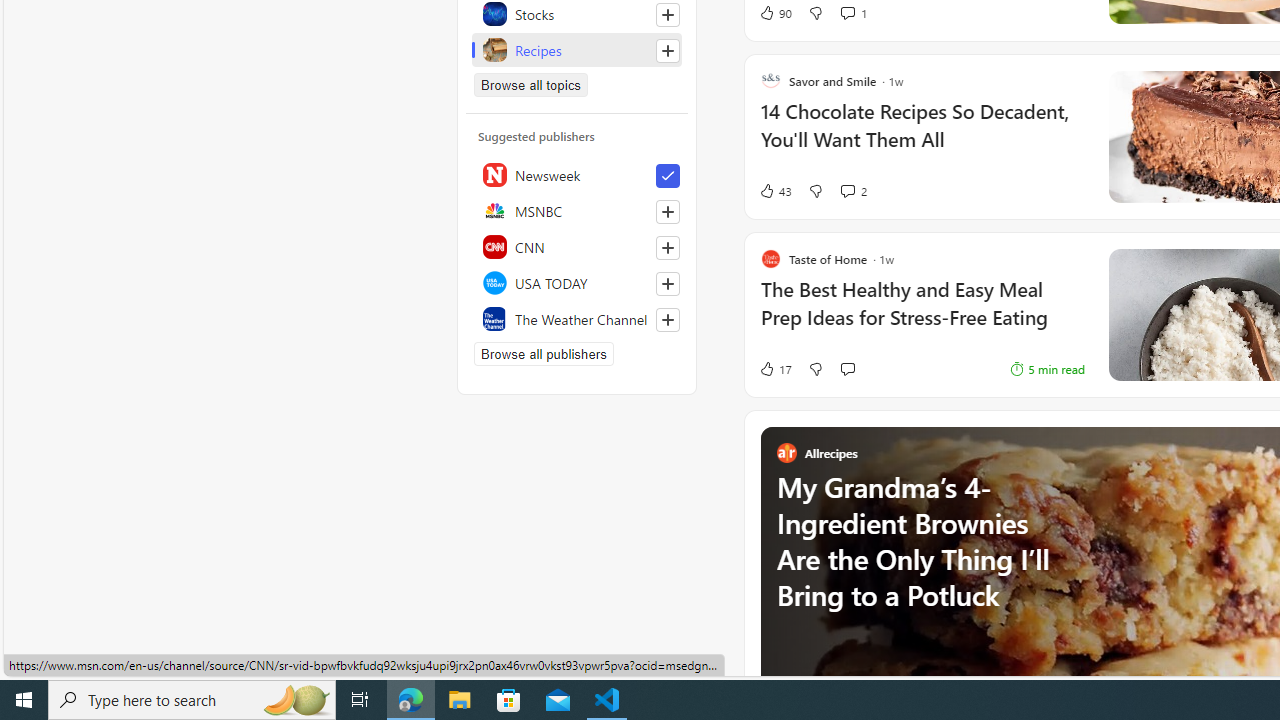 The width and height of the screenshot is (1280, 720). Describe the element at coordinates (667, 50) in the screenshot. I see `'Follow this topic'` at that location.